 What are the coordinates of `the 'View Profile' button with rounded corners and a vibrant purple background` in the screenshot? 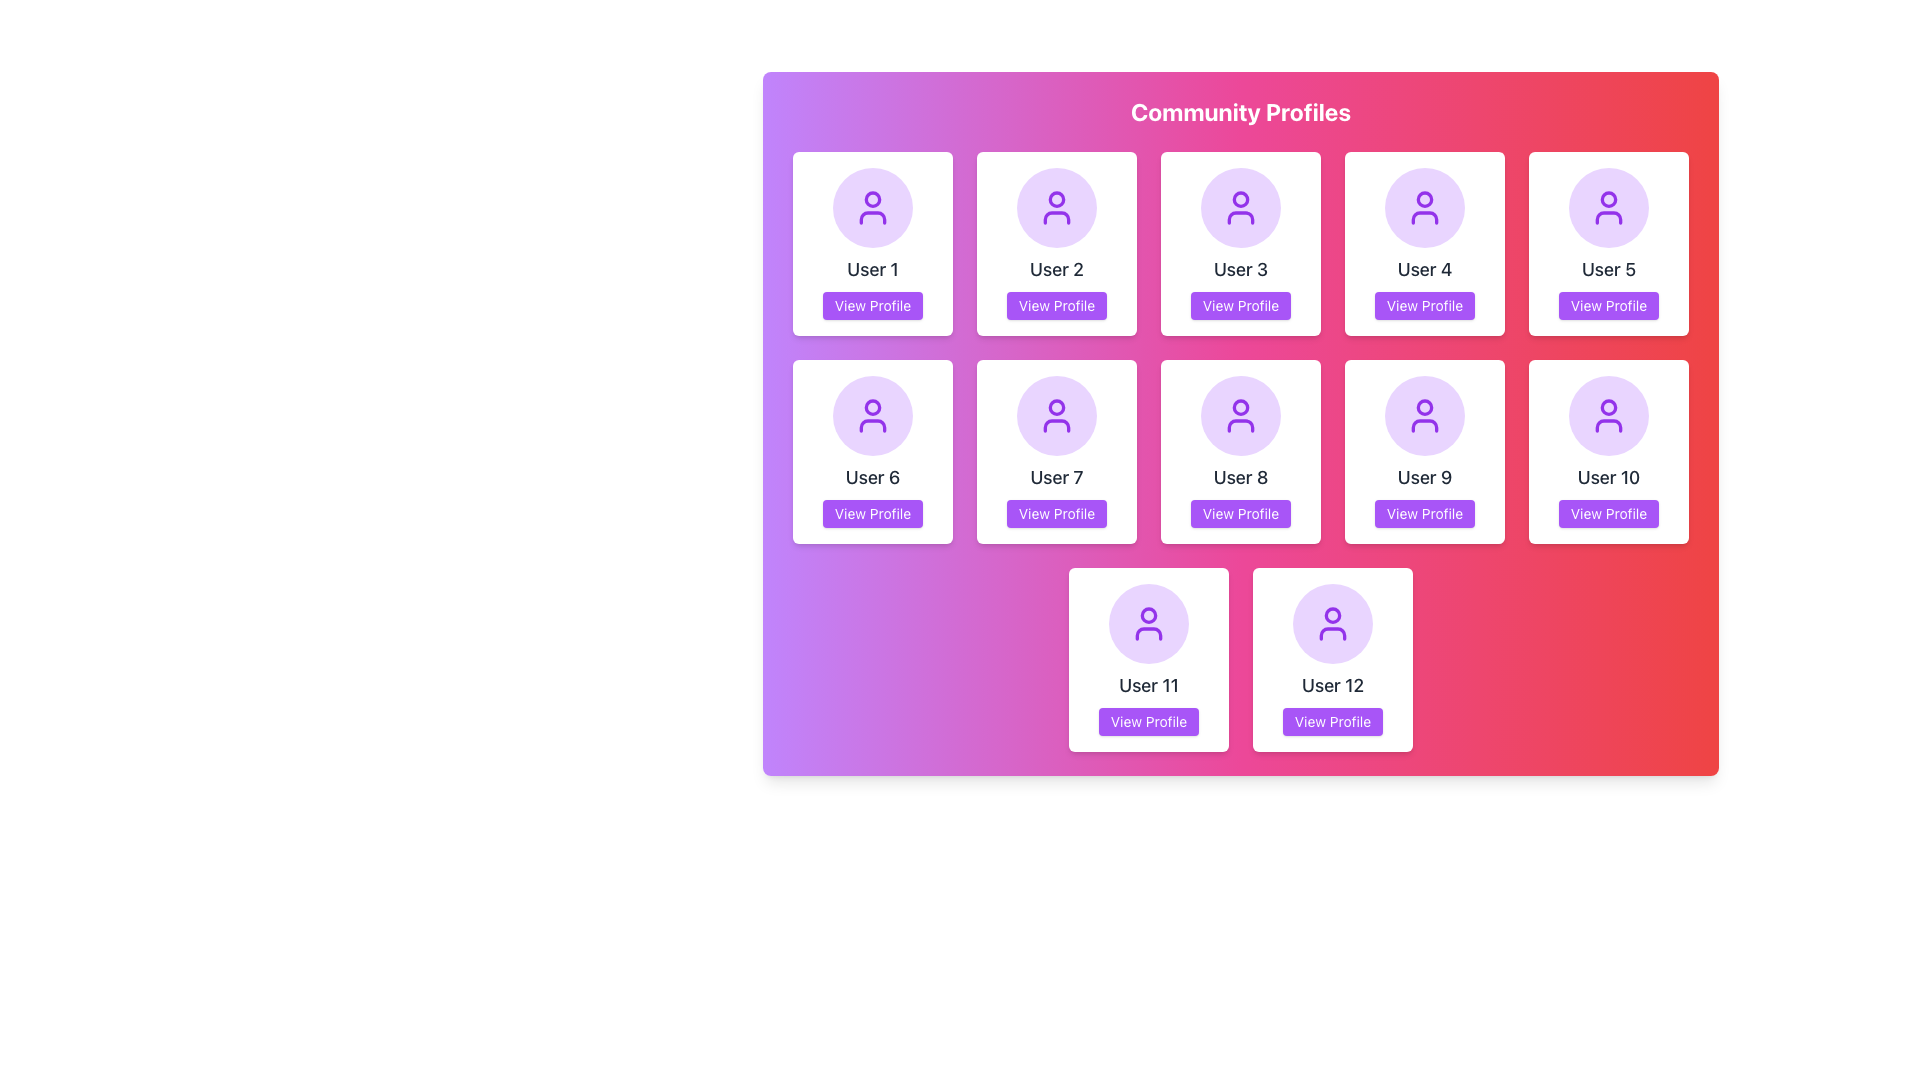 It's located at (873, 512).